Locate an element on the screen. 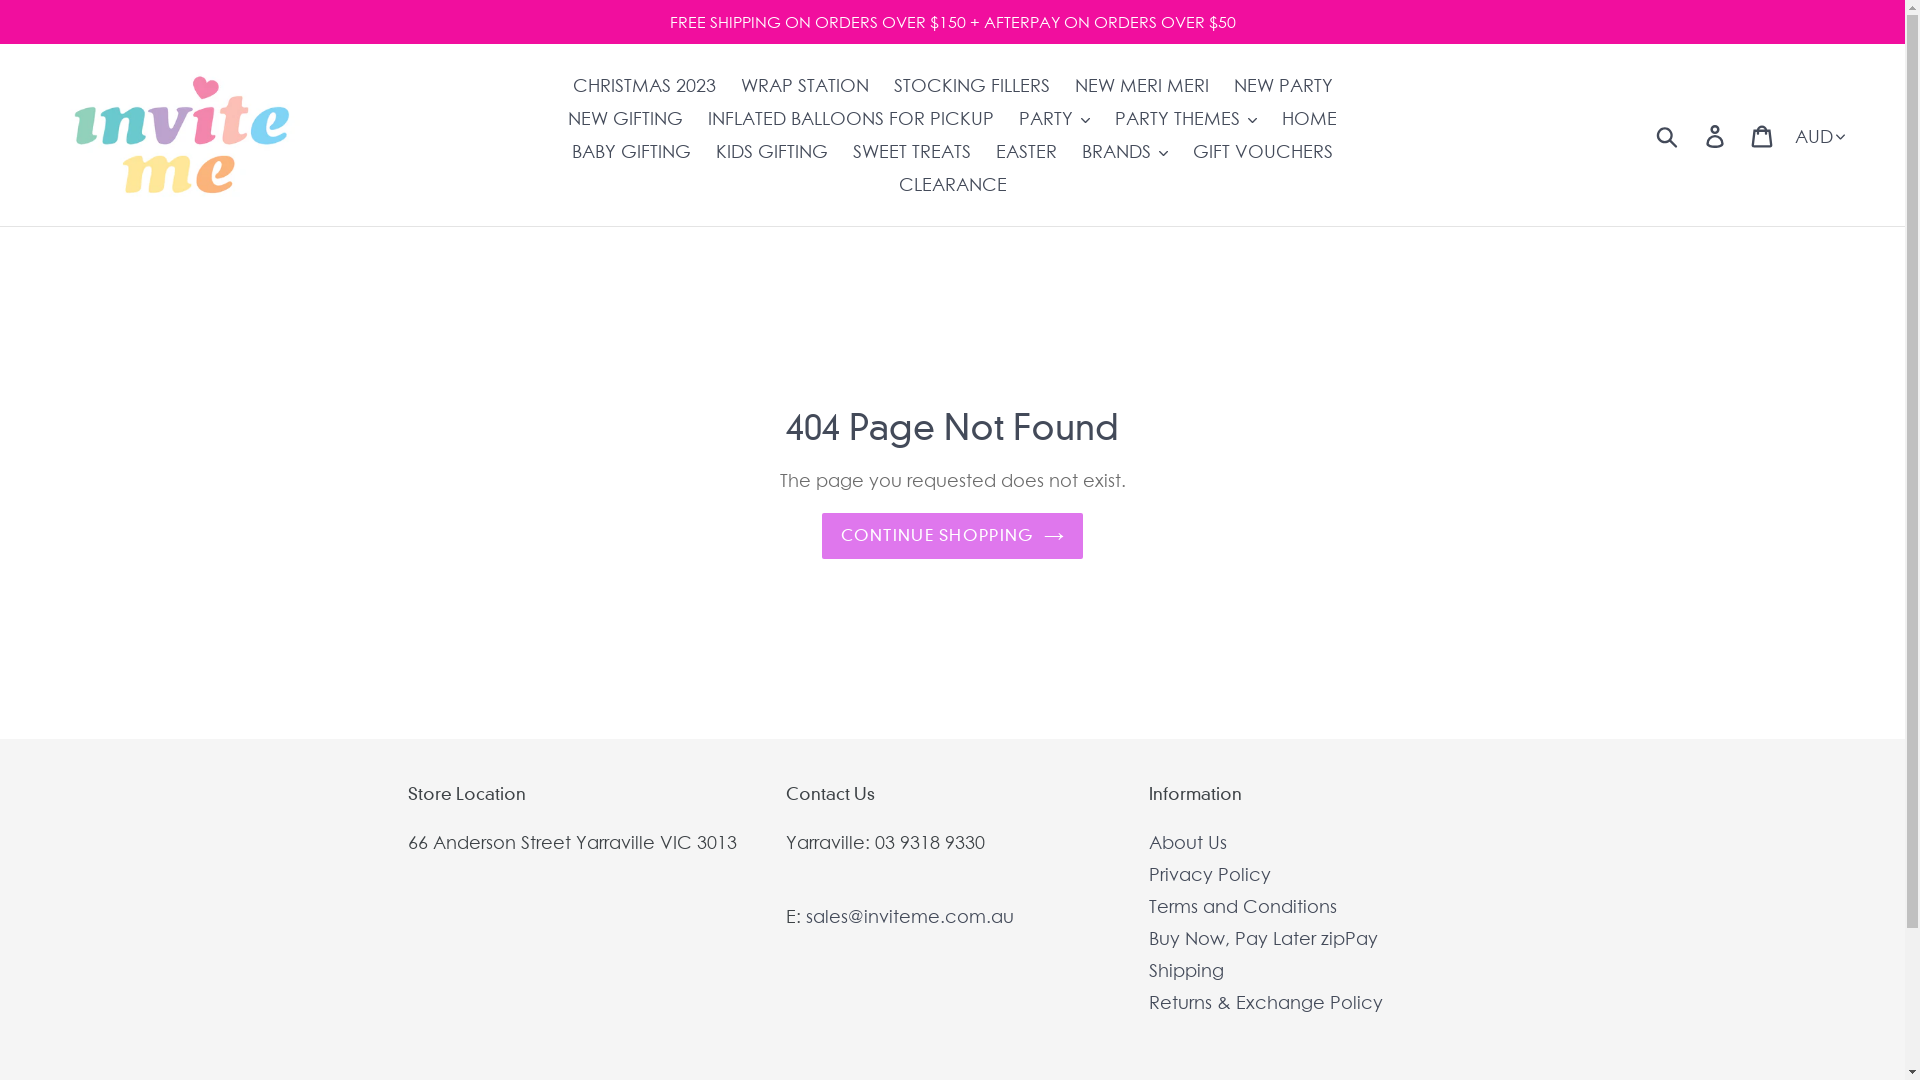  'NEW PARTY' is located at coordinates (1283, 84).